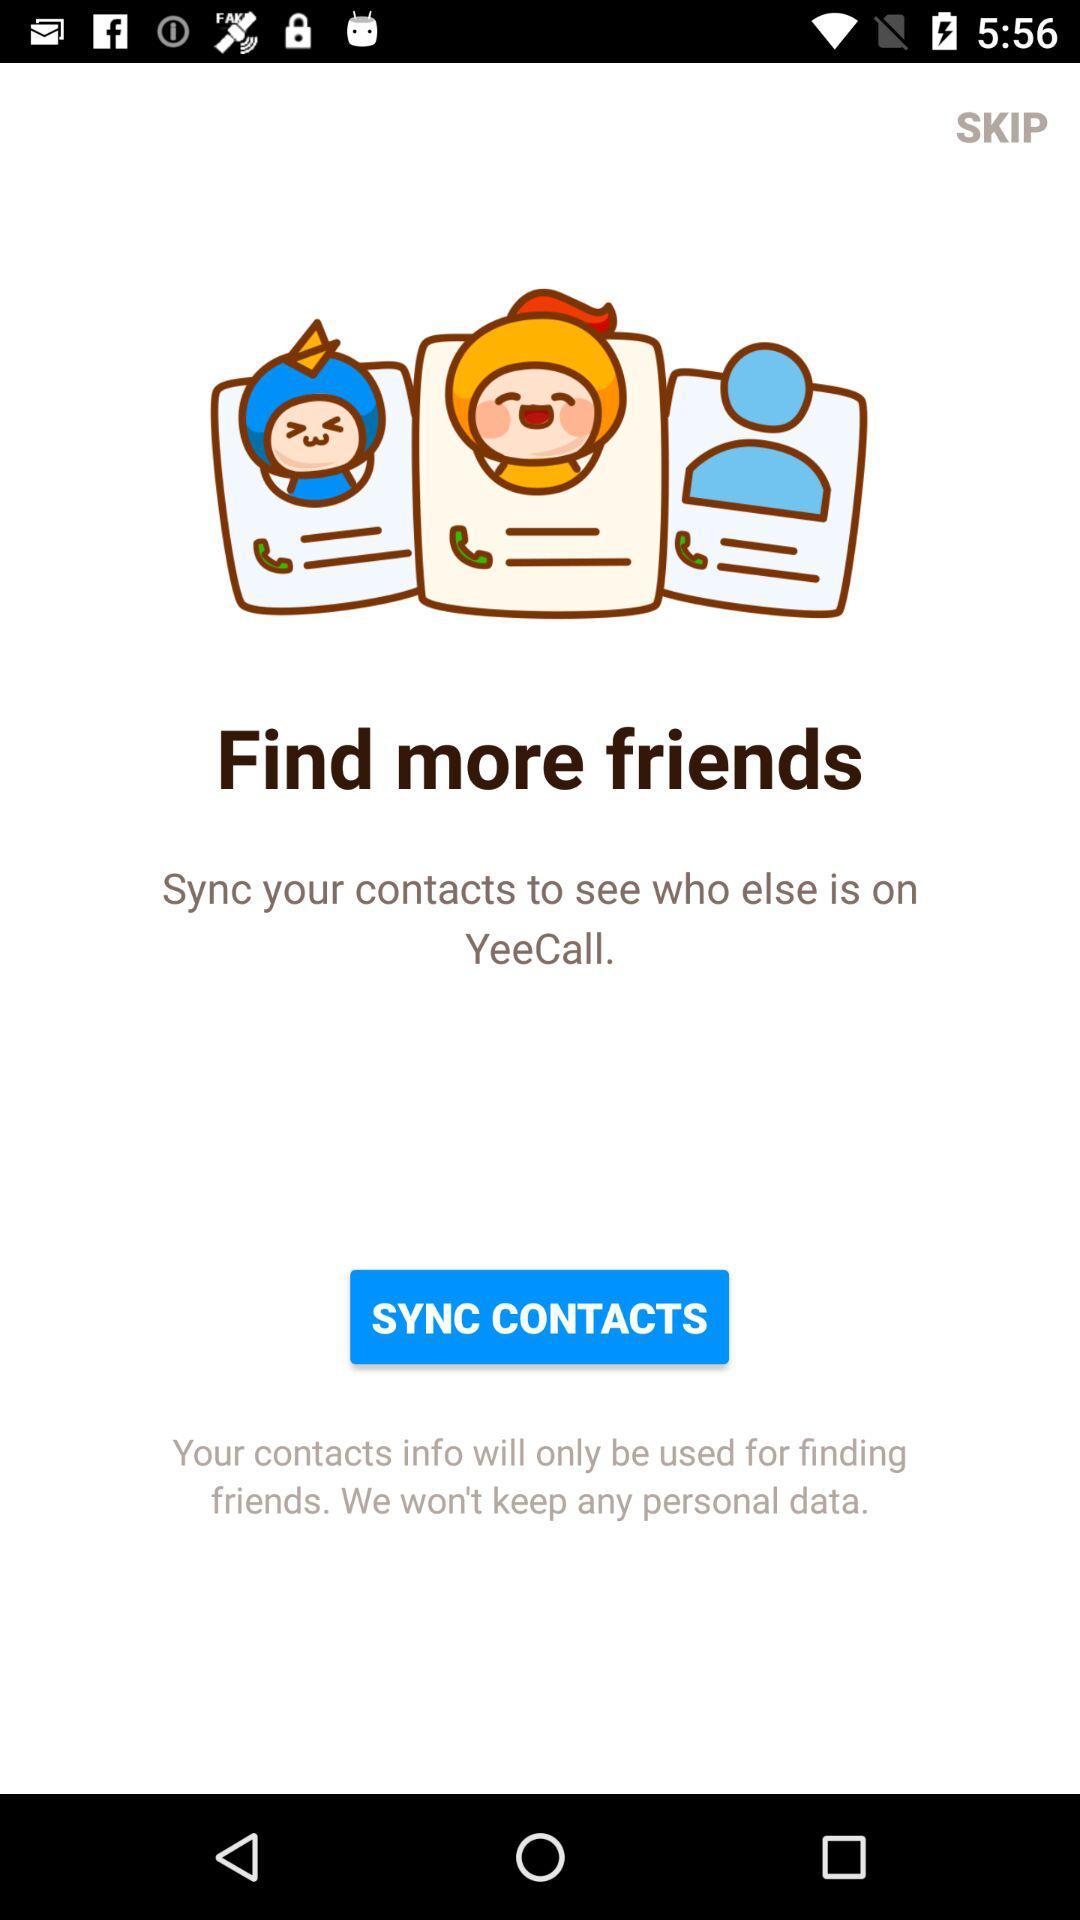  Describe the element at coordinates (1002, 124) in the screenshot. I see `skip` at that location.